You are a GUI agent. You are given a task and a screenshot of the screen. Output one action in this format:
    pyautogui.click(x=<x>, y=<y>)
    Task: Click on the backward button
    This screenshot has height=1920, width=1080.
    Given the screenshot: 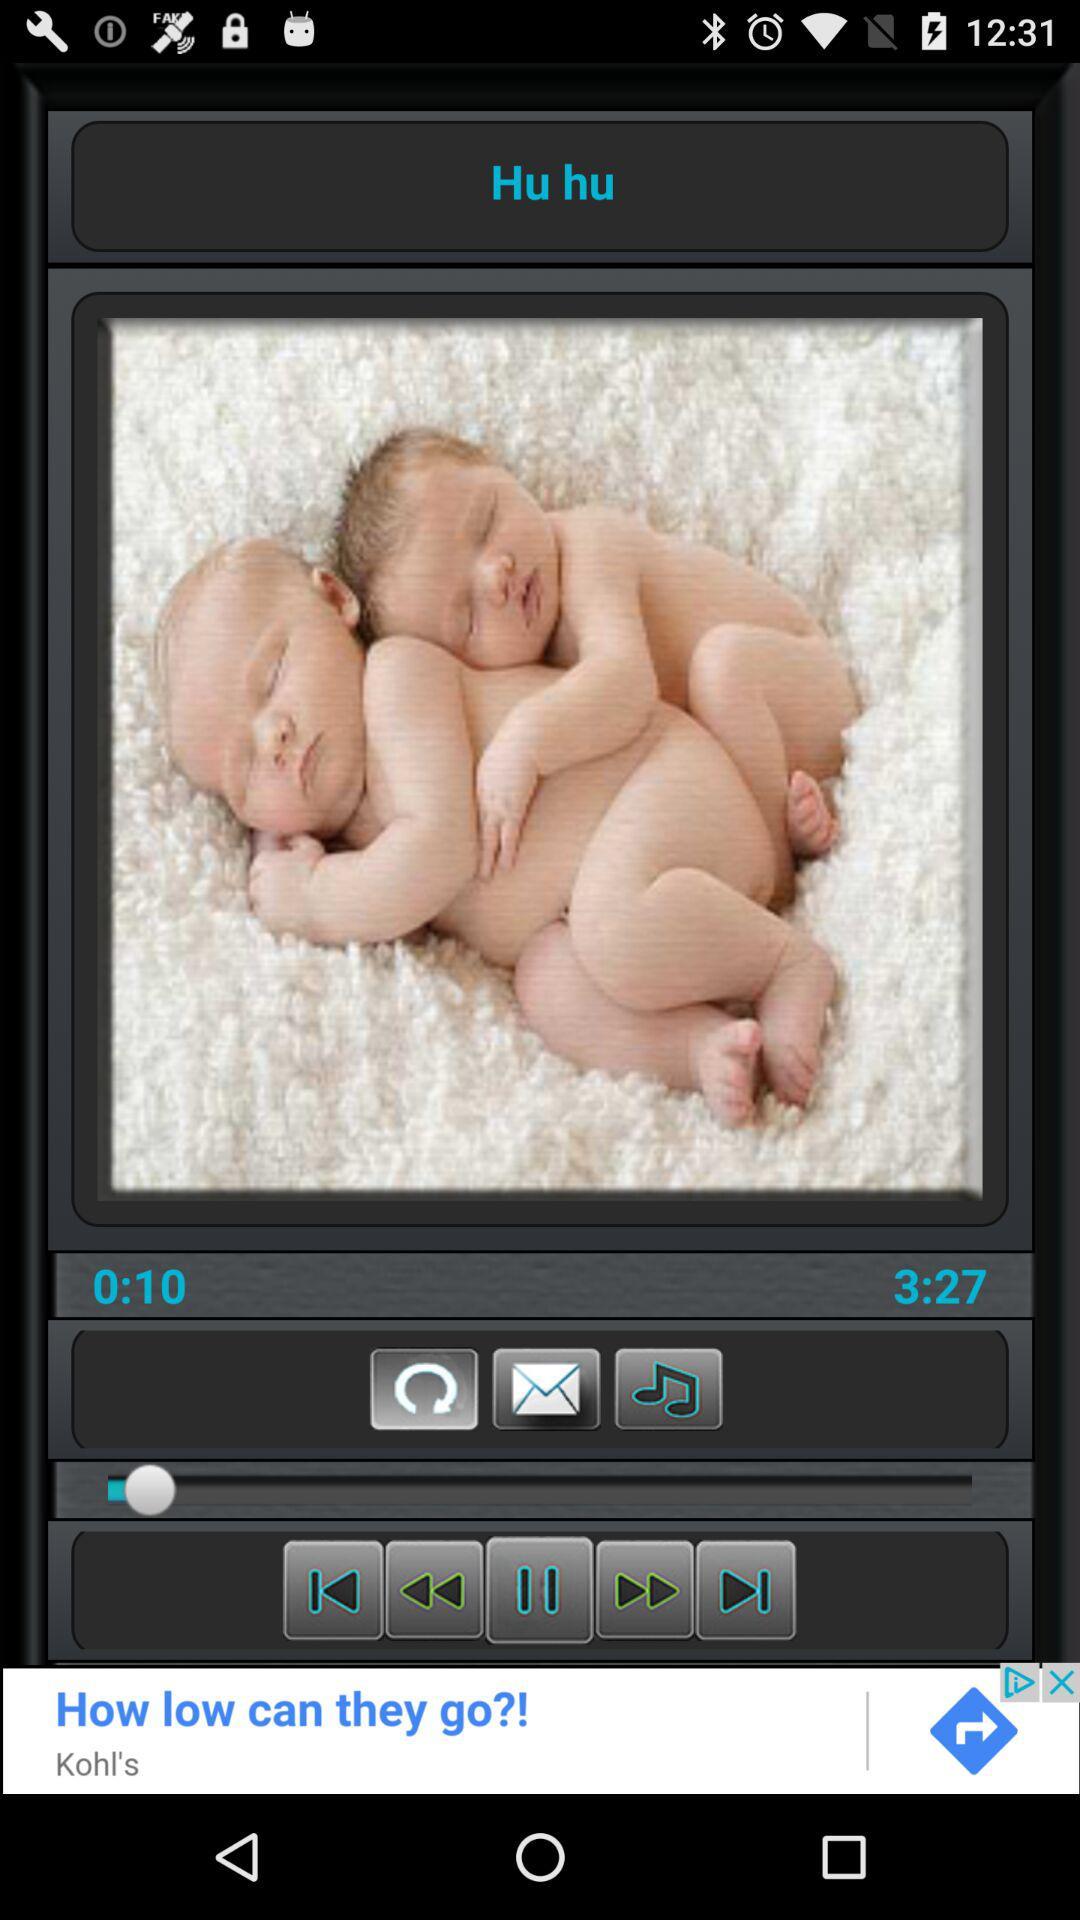 What is the action you would take?
    pyautogui.click(x=332, y=1589)
    